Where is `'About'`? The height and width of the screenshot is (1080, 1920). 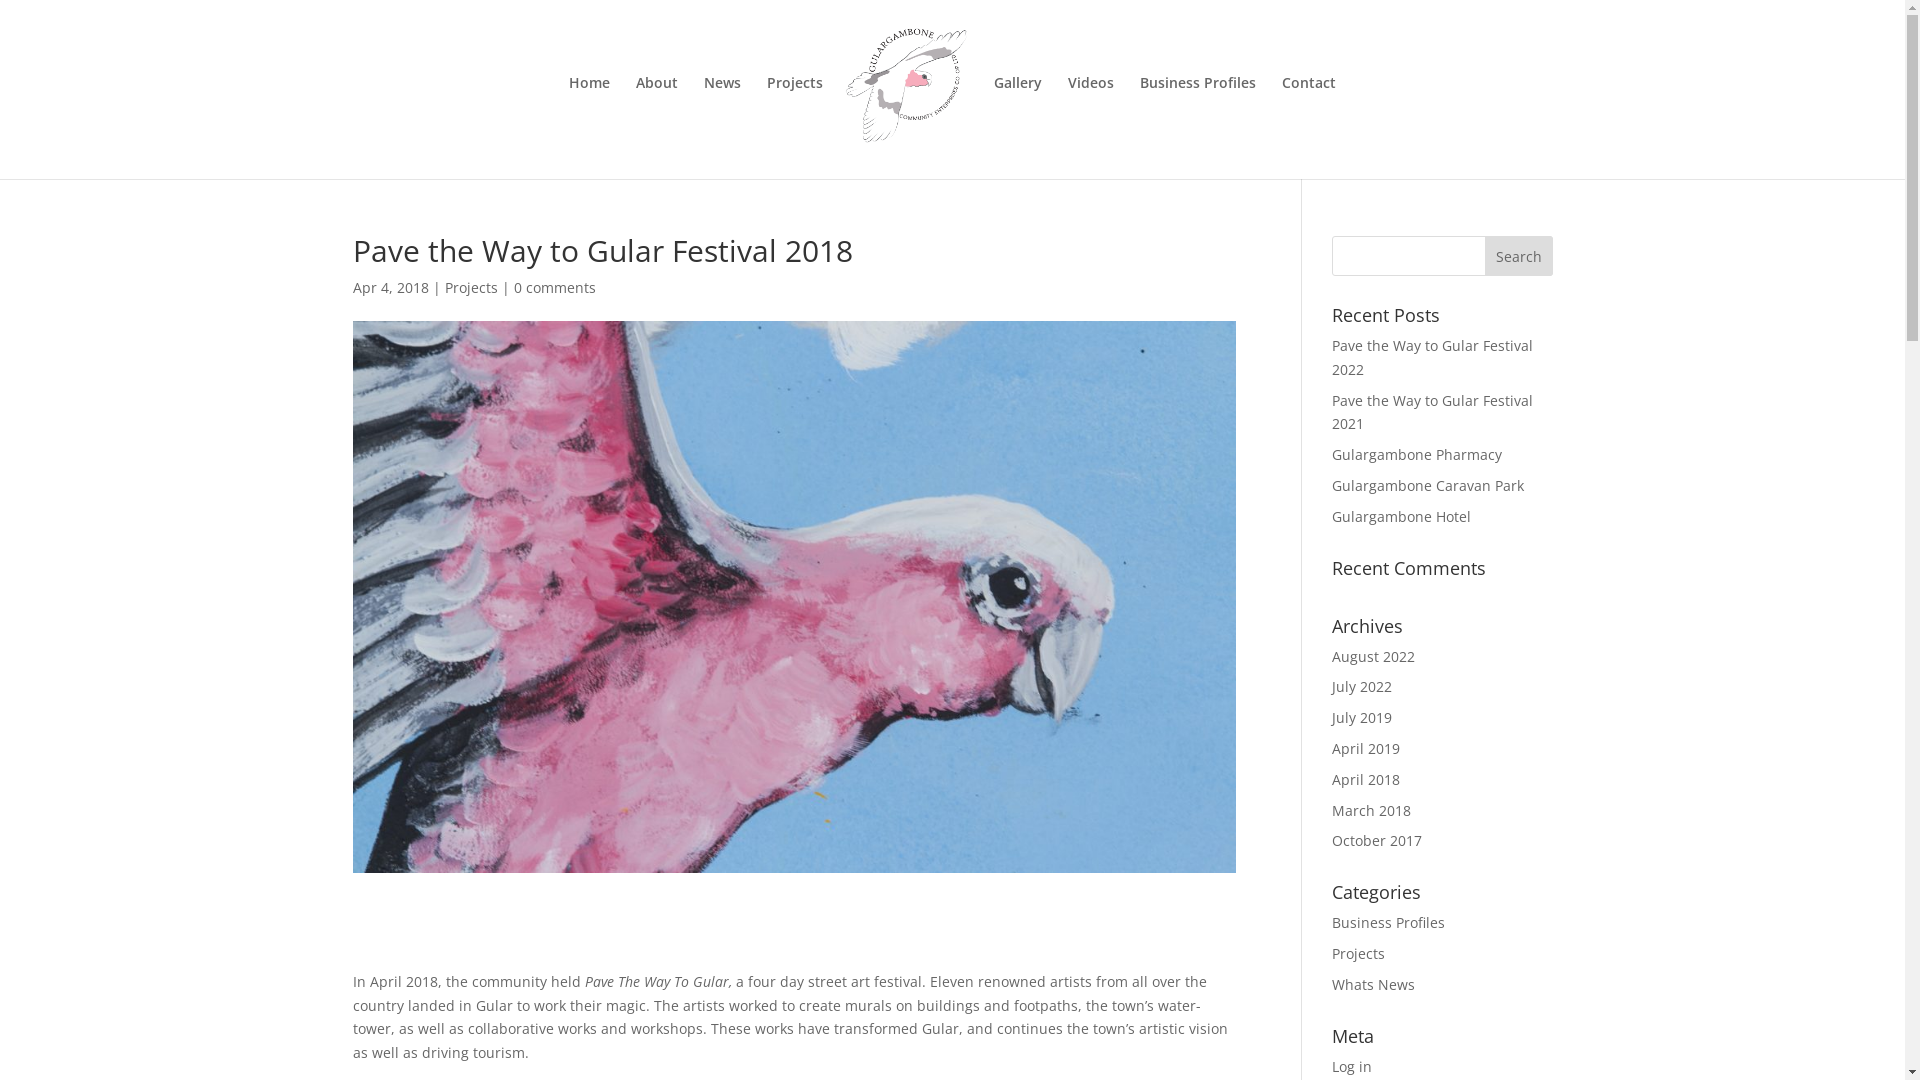
'About' is located at coordinates (657, 127).